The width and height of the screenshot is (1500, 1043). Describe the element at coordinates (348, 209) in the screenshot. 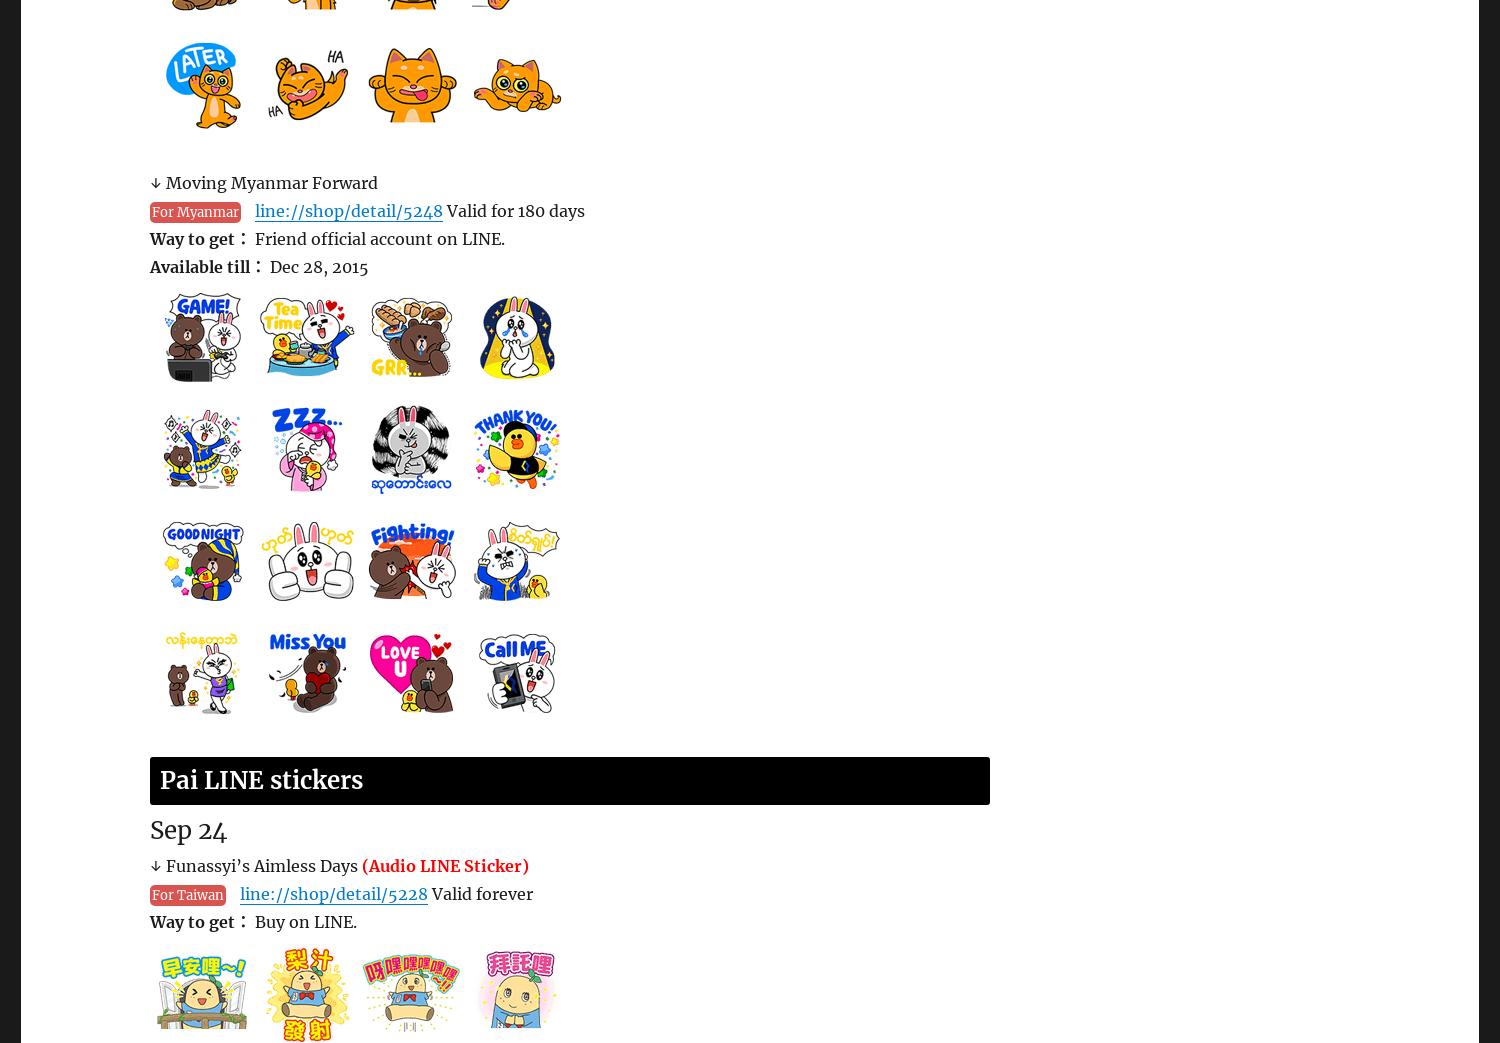

I see `'line://shop/detail/5248'` at that location.